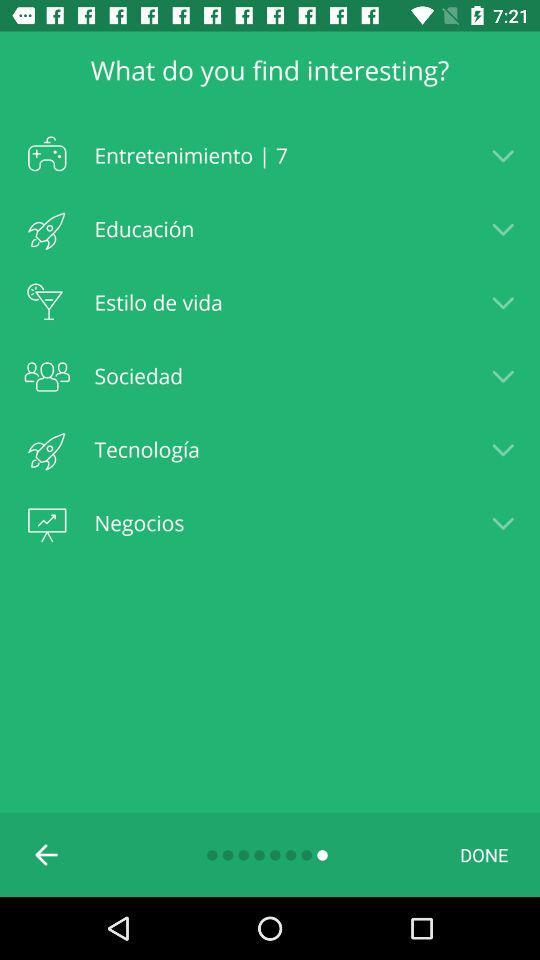 The height and width of the screenshot is (960, 540). I want to click on go back, so click(47, 853).